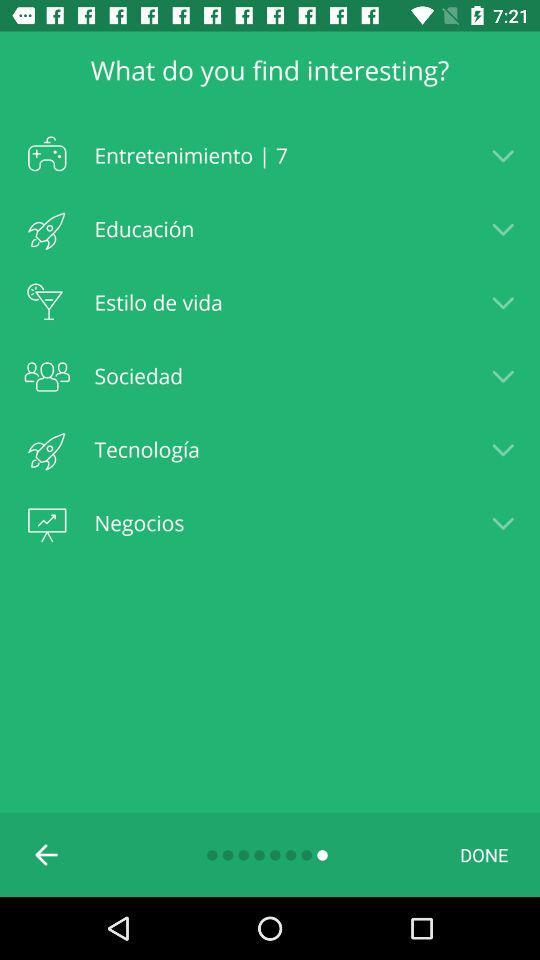 The height and width of the screenshot is (960, 540). I want to click on go back, so click(47, 853).